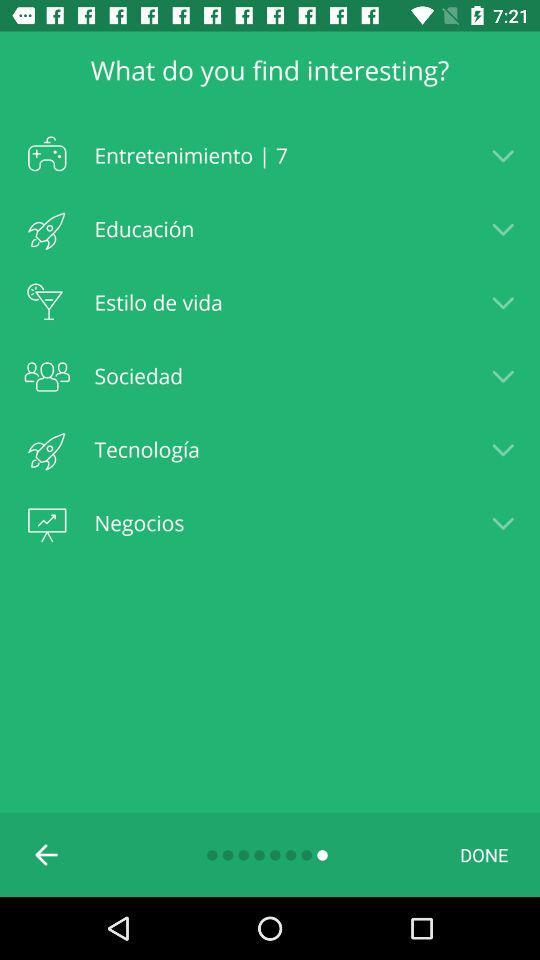 The height and width of the screenshot is (960, 540). I want to click on go back, so click(47, 853).